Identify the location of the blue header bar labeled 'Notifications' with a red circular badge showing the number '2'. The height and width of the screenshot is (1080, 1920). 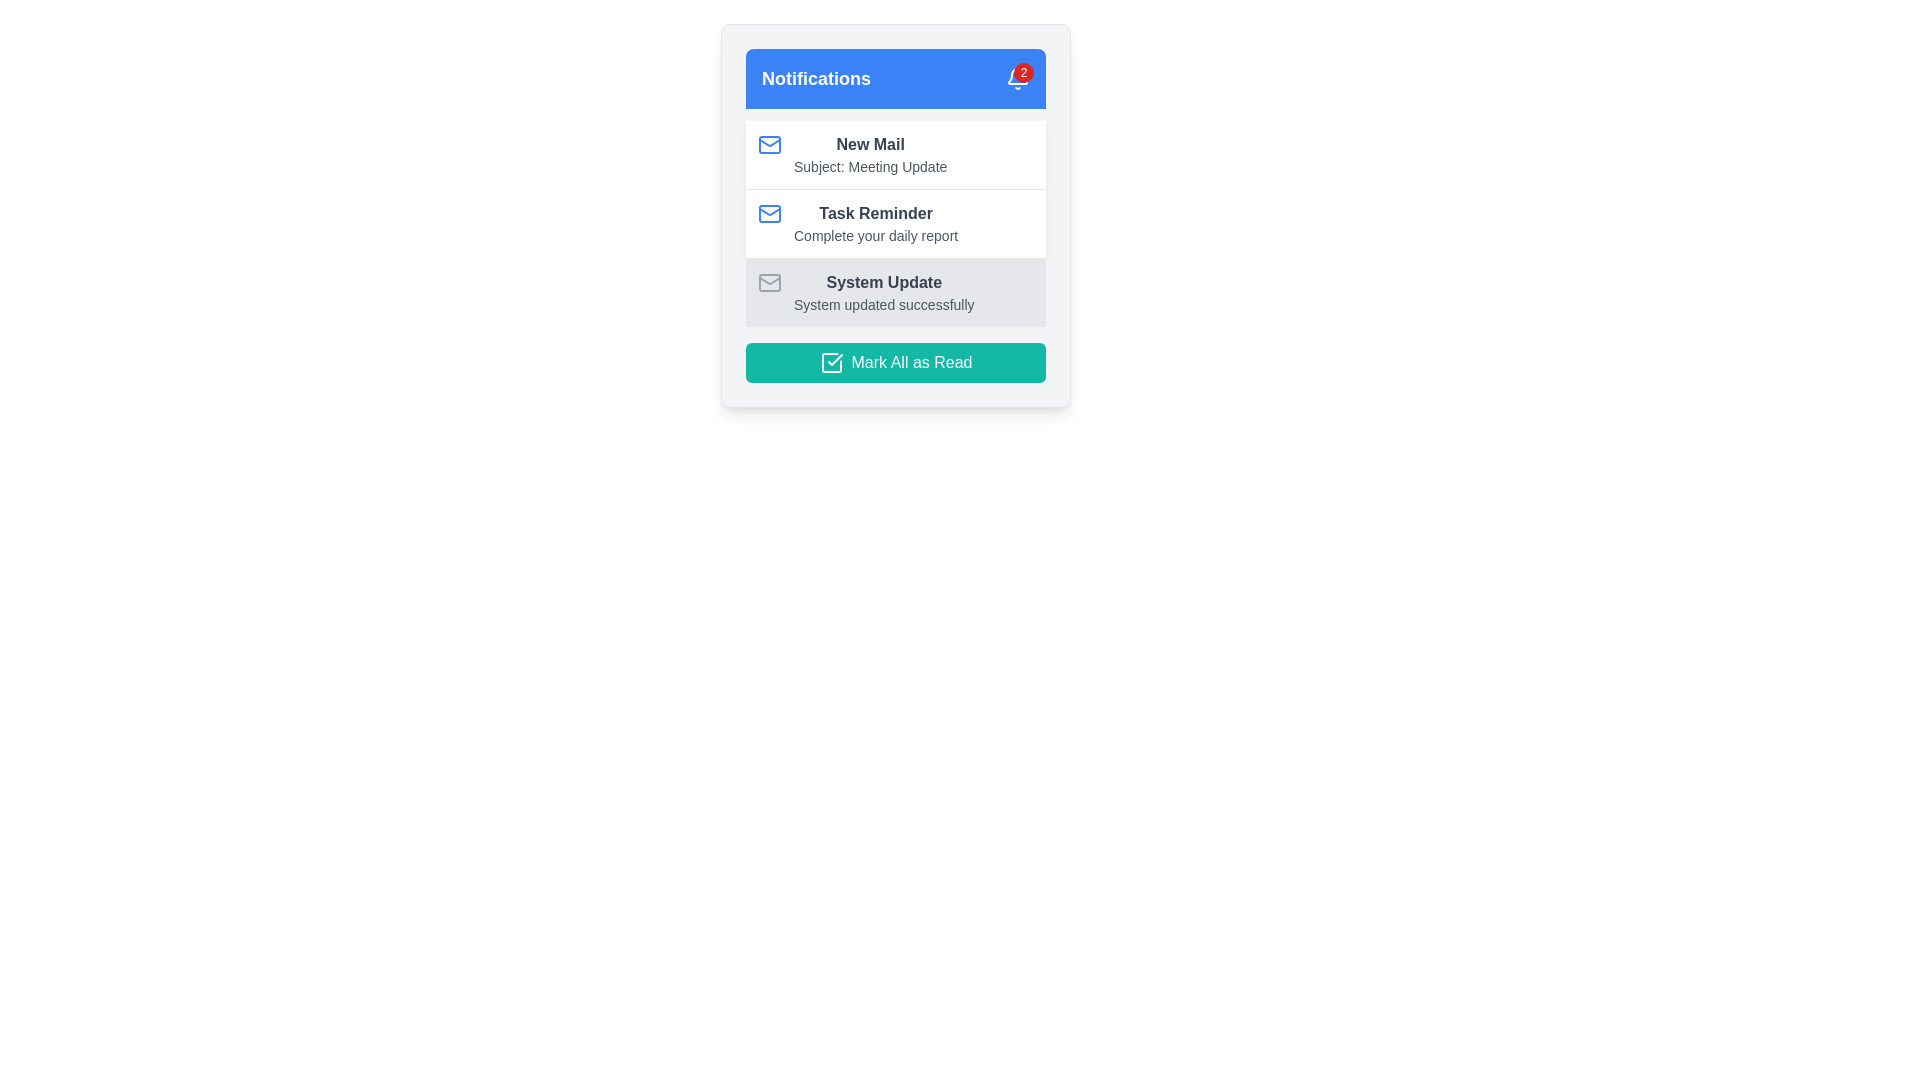
(895, 77).